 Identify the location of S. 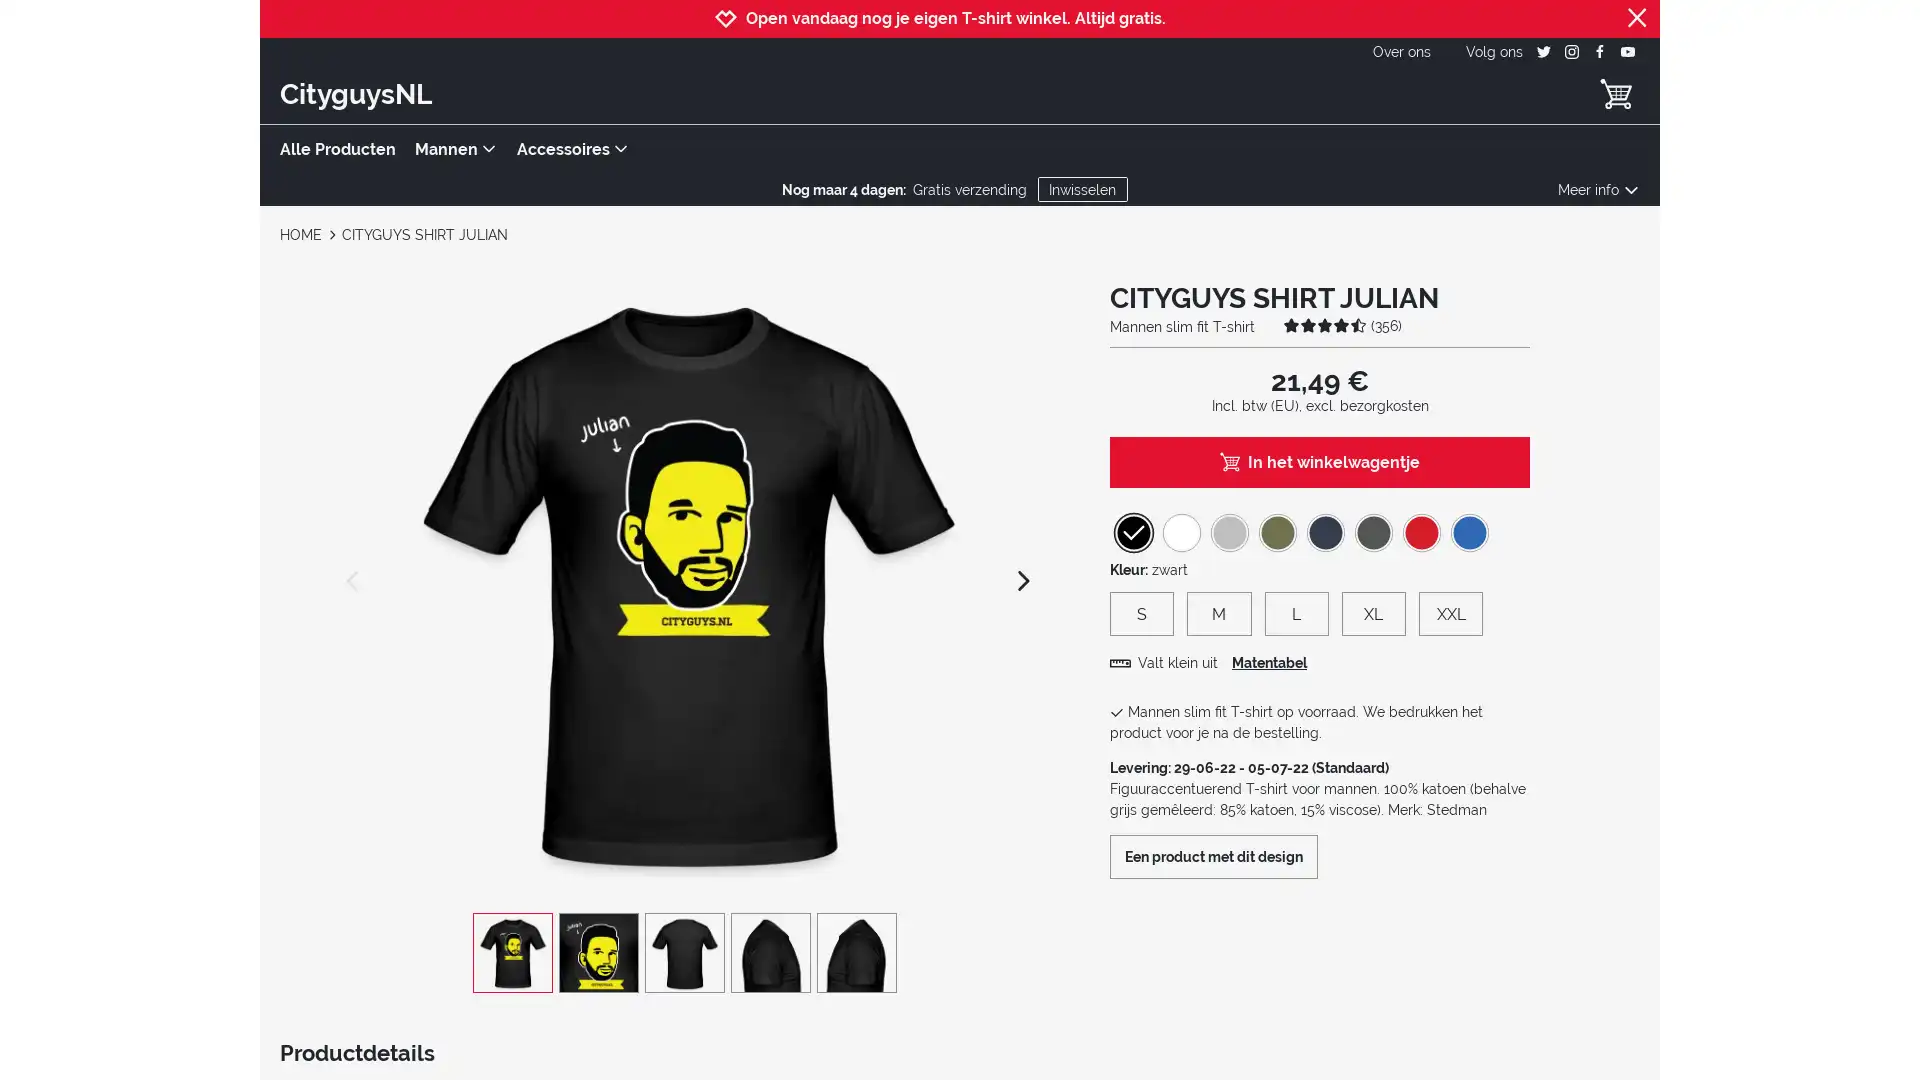
(1142, 612).